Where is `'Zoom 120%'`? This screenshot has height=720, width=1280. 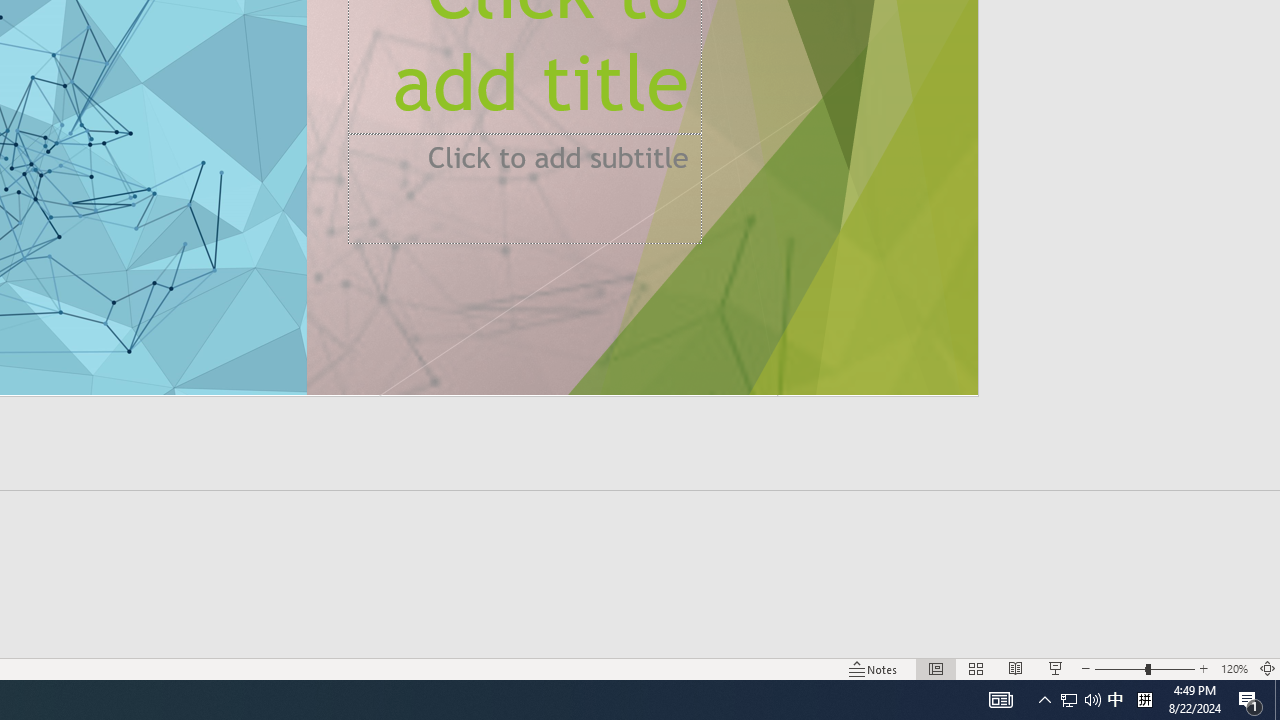 'Zoom 120%' is located at coordinates (1233, 669).